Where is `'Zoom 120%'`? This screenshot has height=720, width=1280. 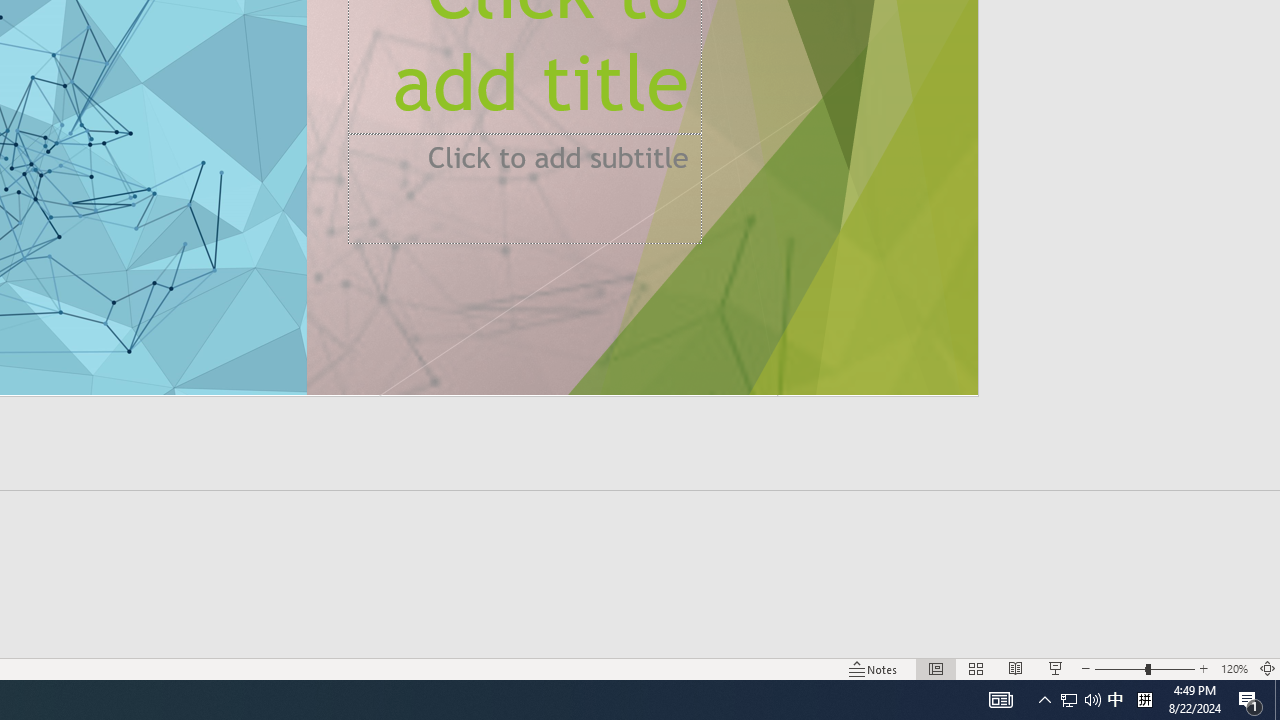 'Zoom 120%' is located at coordinates (1233, 669).